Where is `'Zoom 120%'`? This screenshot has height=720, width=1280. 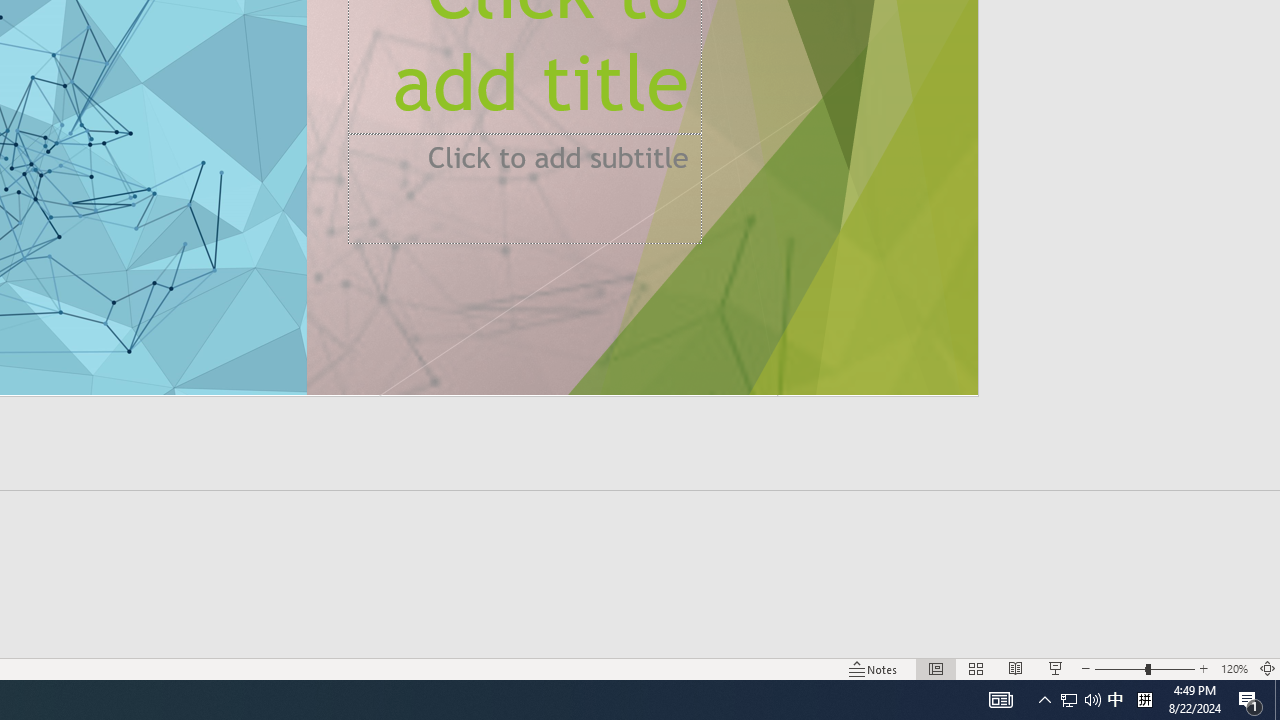 'Zoom 120%' is located at coordinates (1233, 669).